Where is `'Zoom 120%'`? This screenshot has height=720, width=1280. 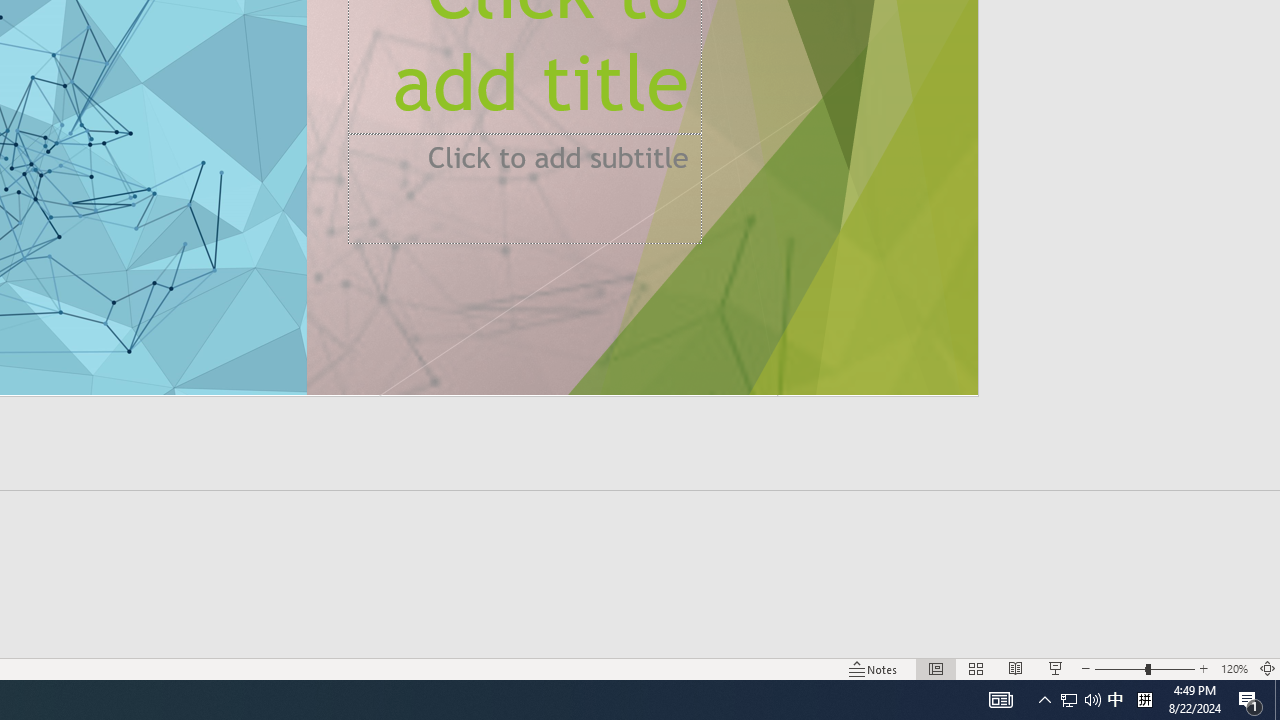 'Zoom 120%' is located at coordinates (1233, 669).